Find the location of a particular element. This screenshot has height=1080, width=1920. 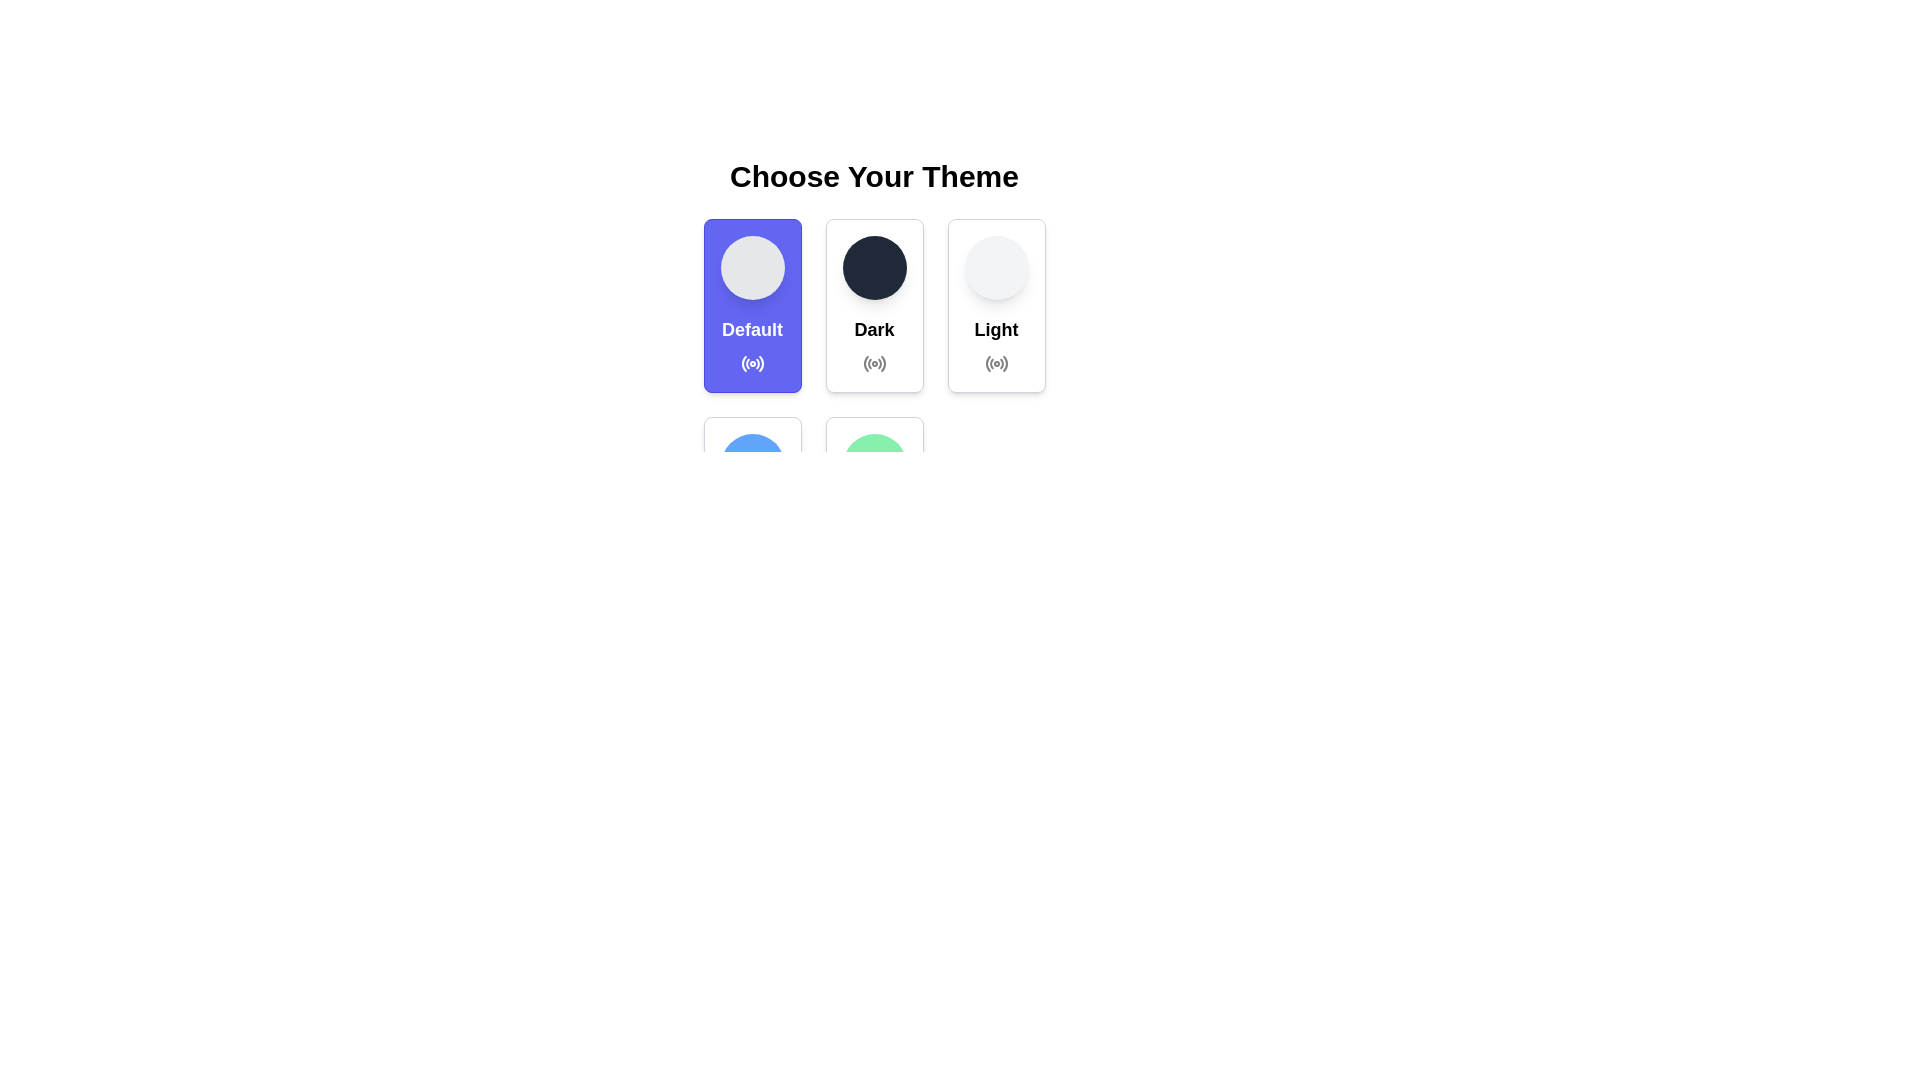

the gray radio icon depicting concentric circles, which is the third option in the row of theme selectors under the 'Light' label is located at coordinates (996, 363).